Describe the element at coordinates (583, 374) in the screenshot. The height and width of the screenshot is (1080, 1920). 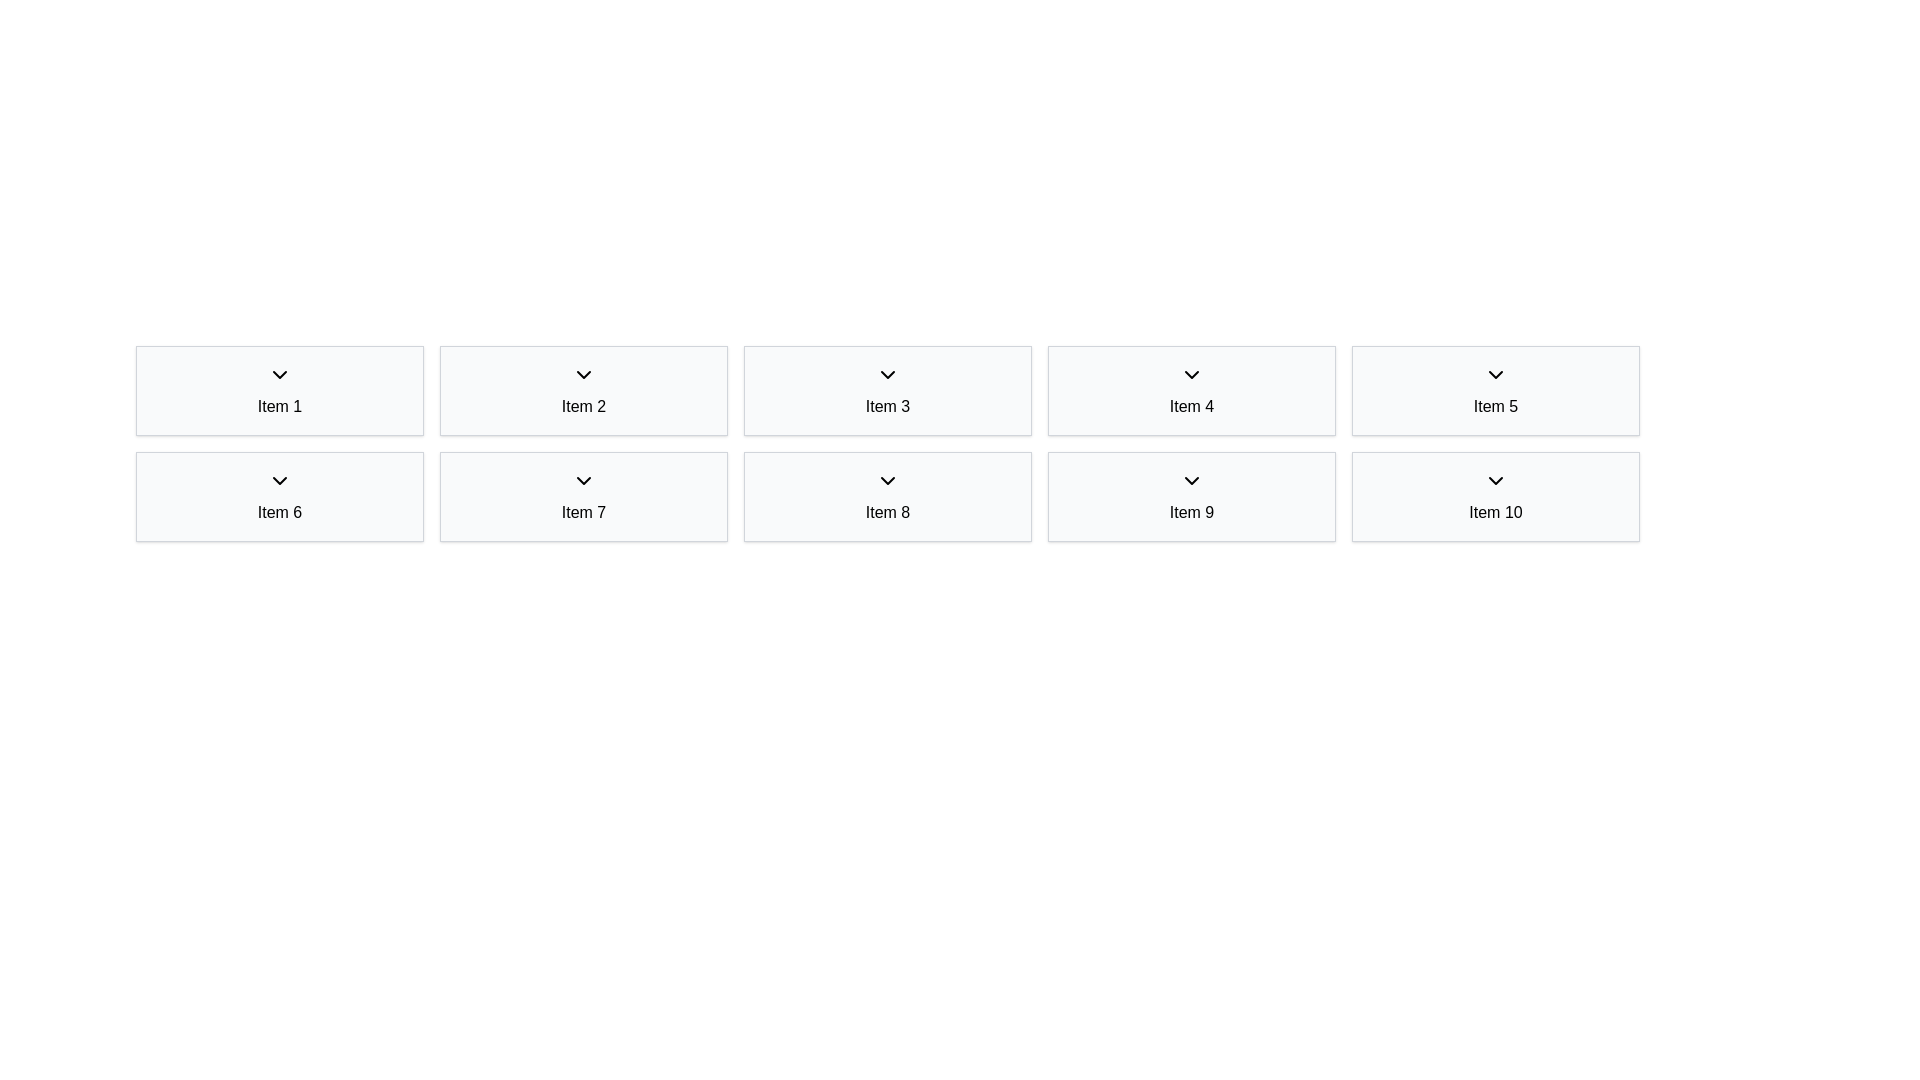
I see `keyboard navigation` at that location.